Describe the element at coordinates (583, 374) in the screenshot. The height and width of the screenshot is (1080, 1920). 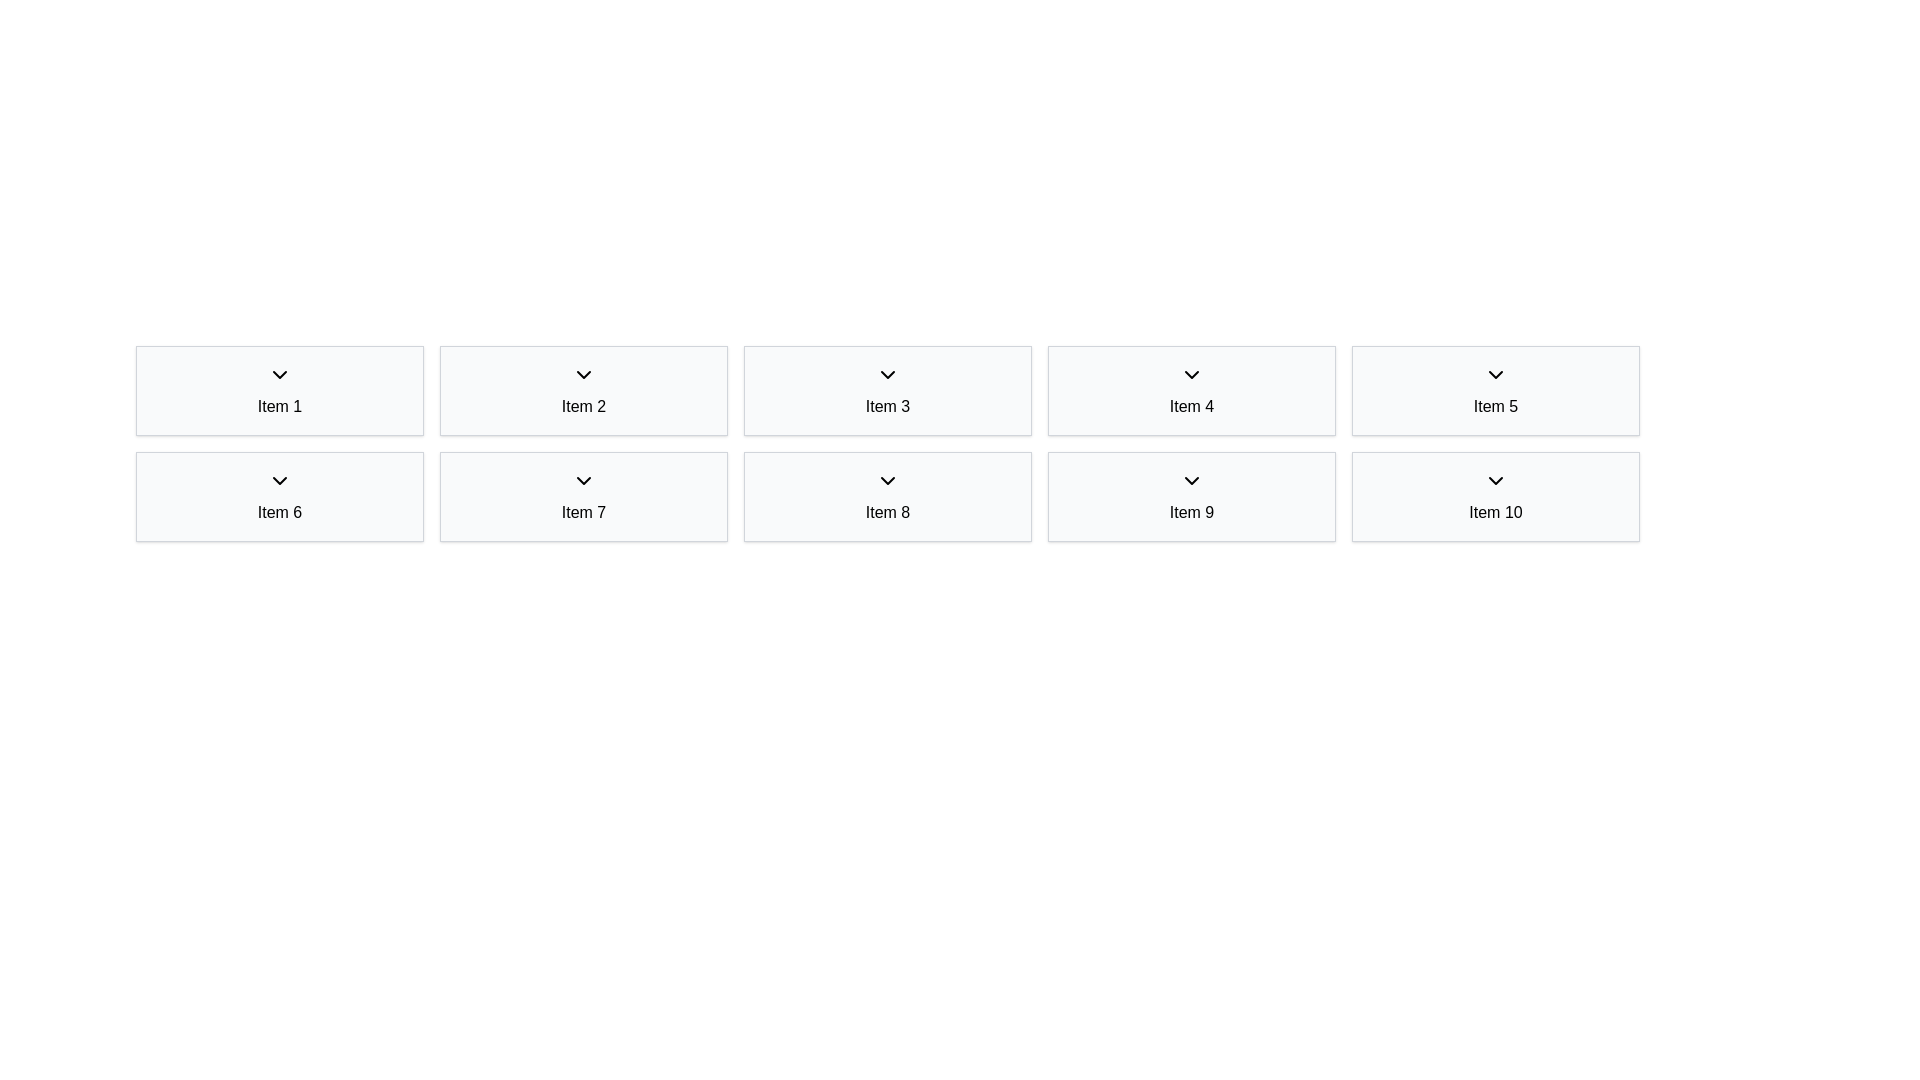
I see `keyboard navigation` at that location.